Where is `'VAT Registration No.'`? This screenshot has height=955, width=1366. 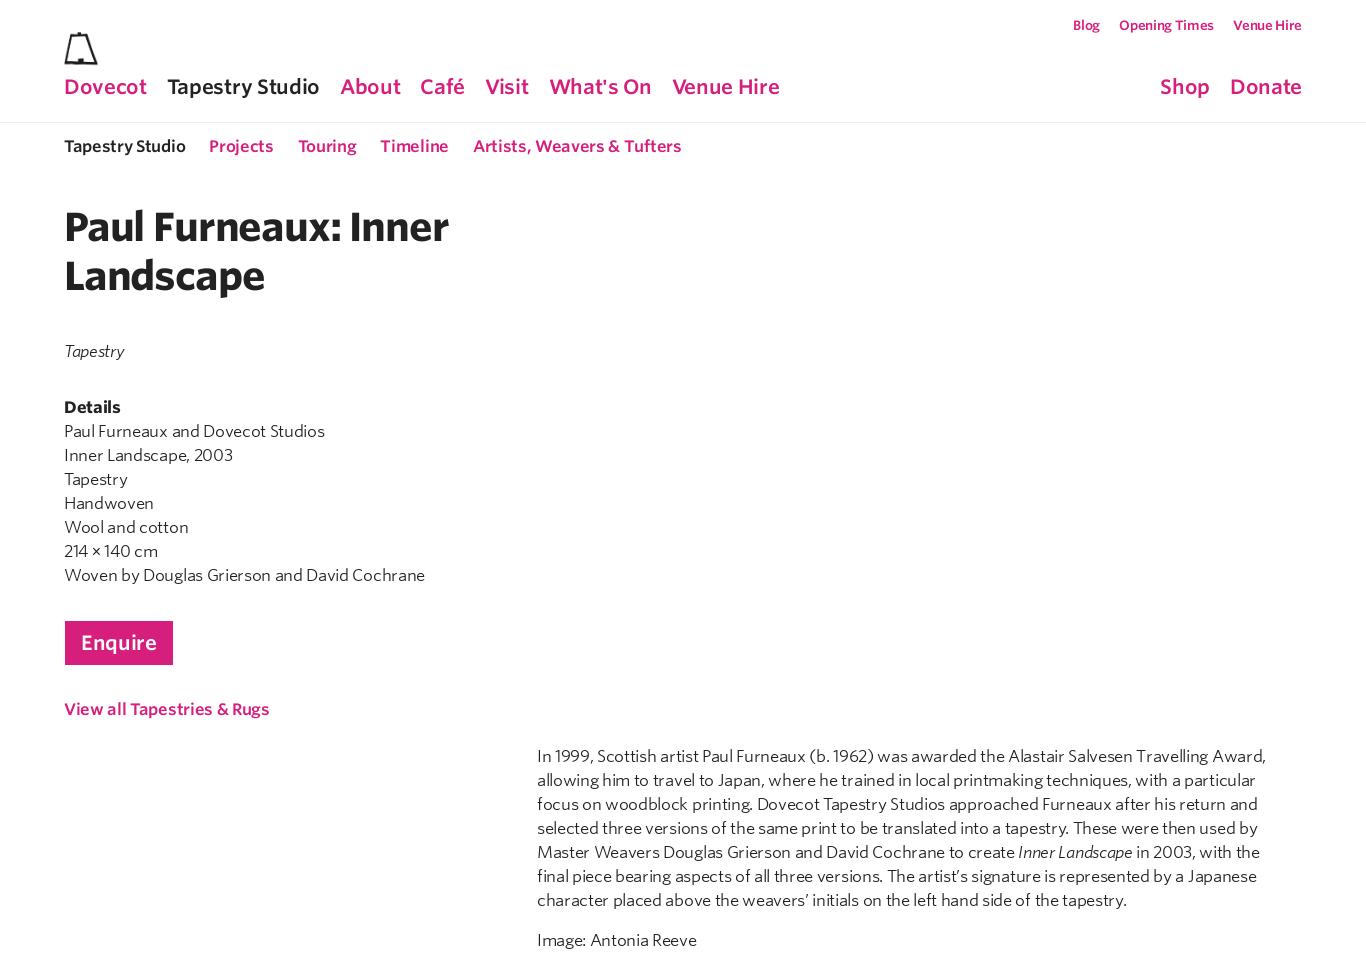 'VAT Registration No.' is located at coordinates (751, 797).